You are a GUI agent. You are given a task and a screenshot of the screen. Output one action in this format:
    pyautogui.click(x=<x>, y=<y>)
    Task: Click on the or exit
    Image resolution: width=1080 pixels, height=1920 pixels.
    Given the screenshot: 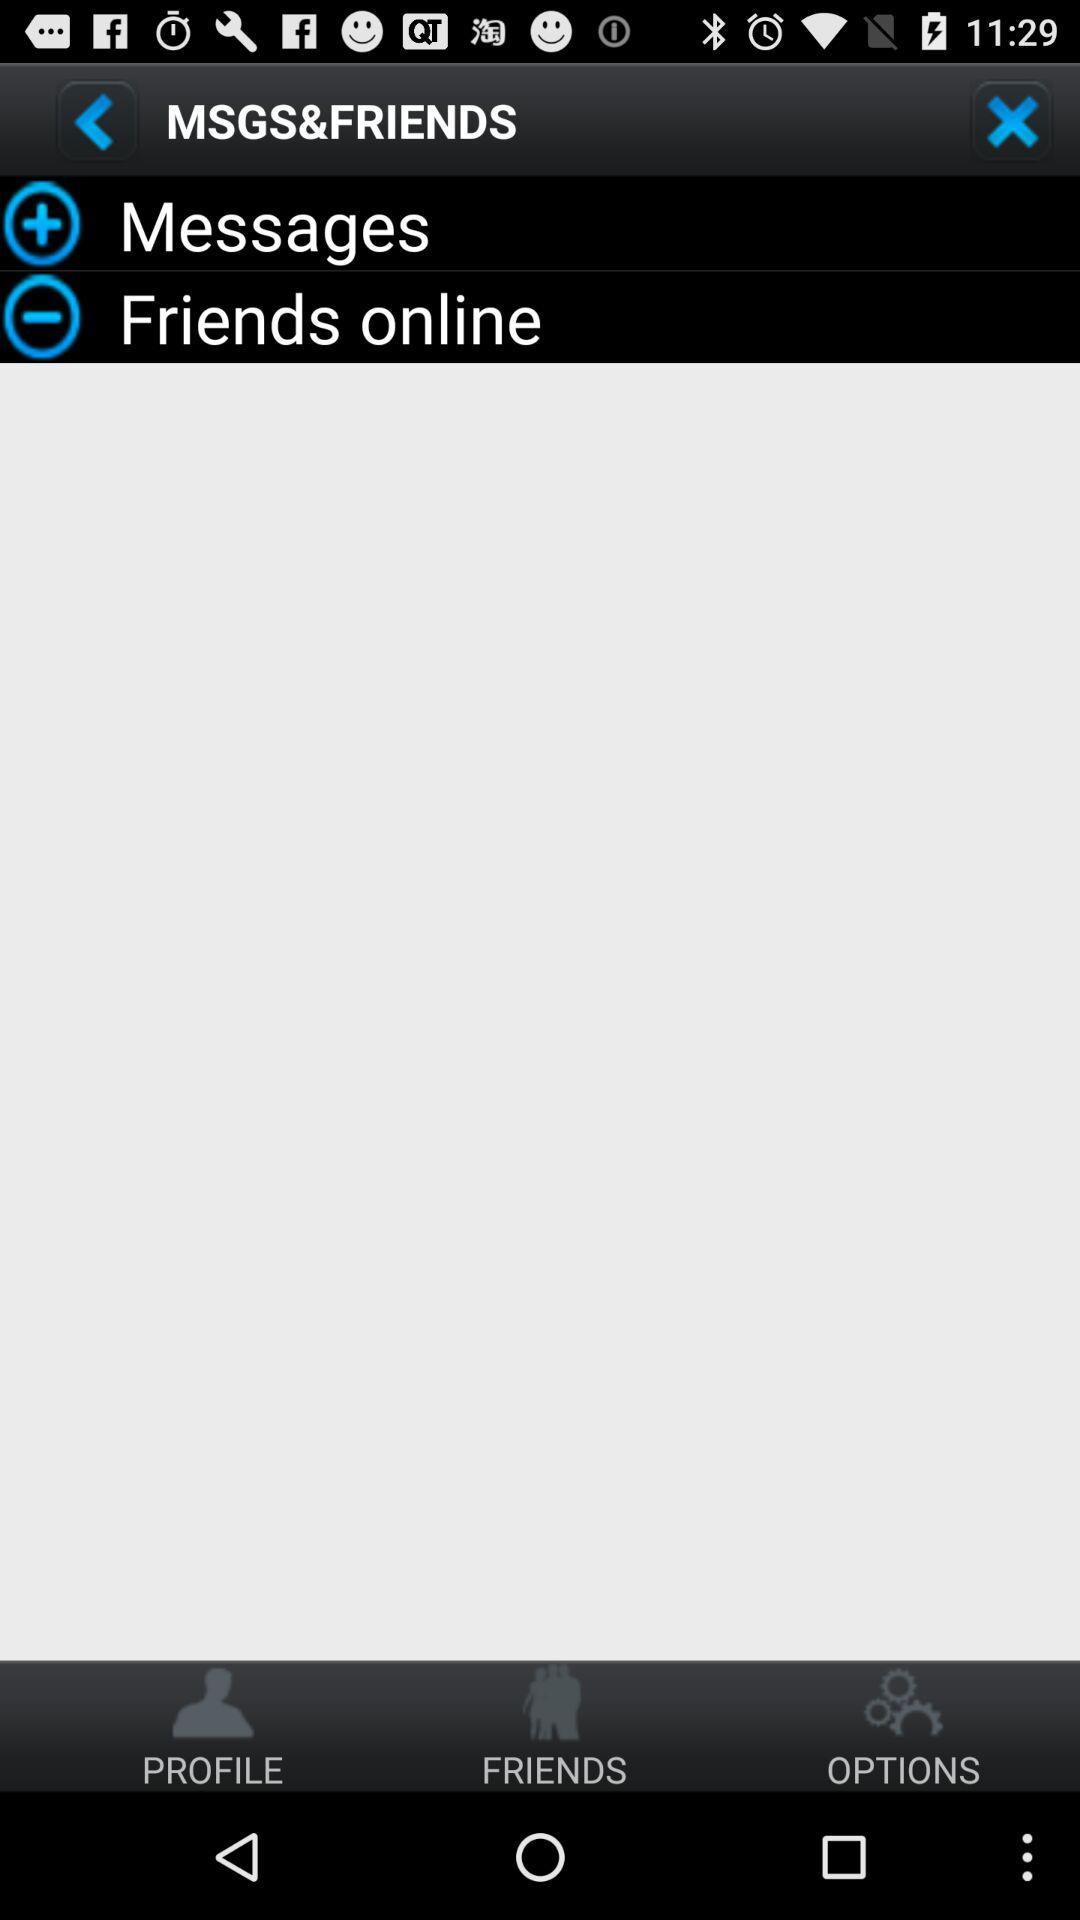 What is the action you would take?
    pyautogui.click(x=1011, y=119)
    